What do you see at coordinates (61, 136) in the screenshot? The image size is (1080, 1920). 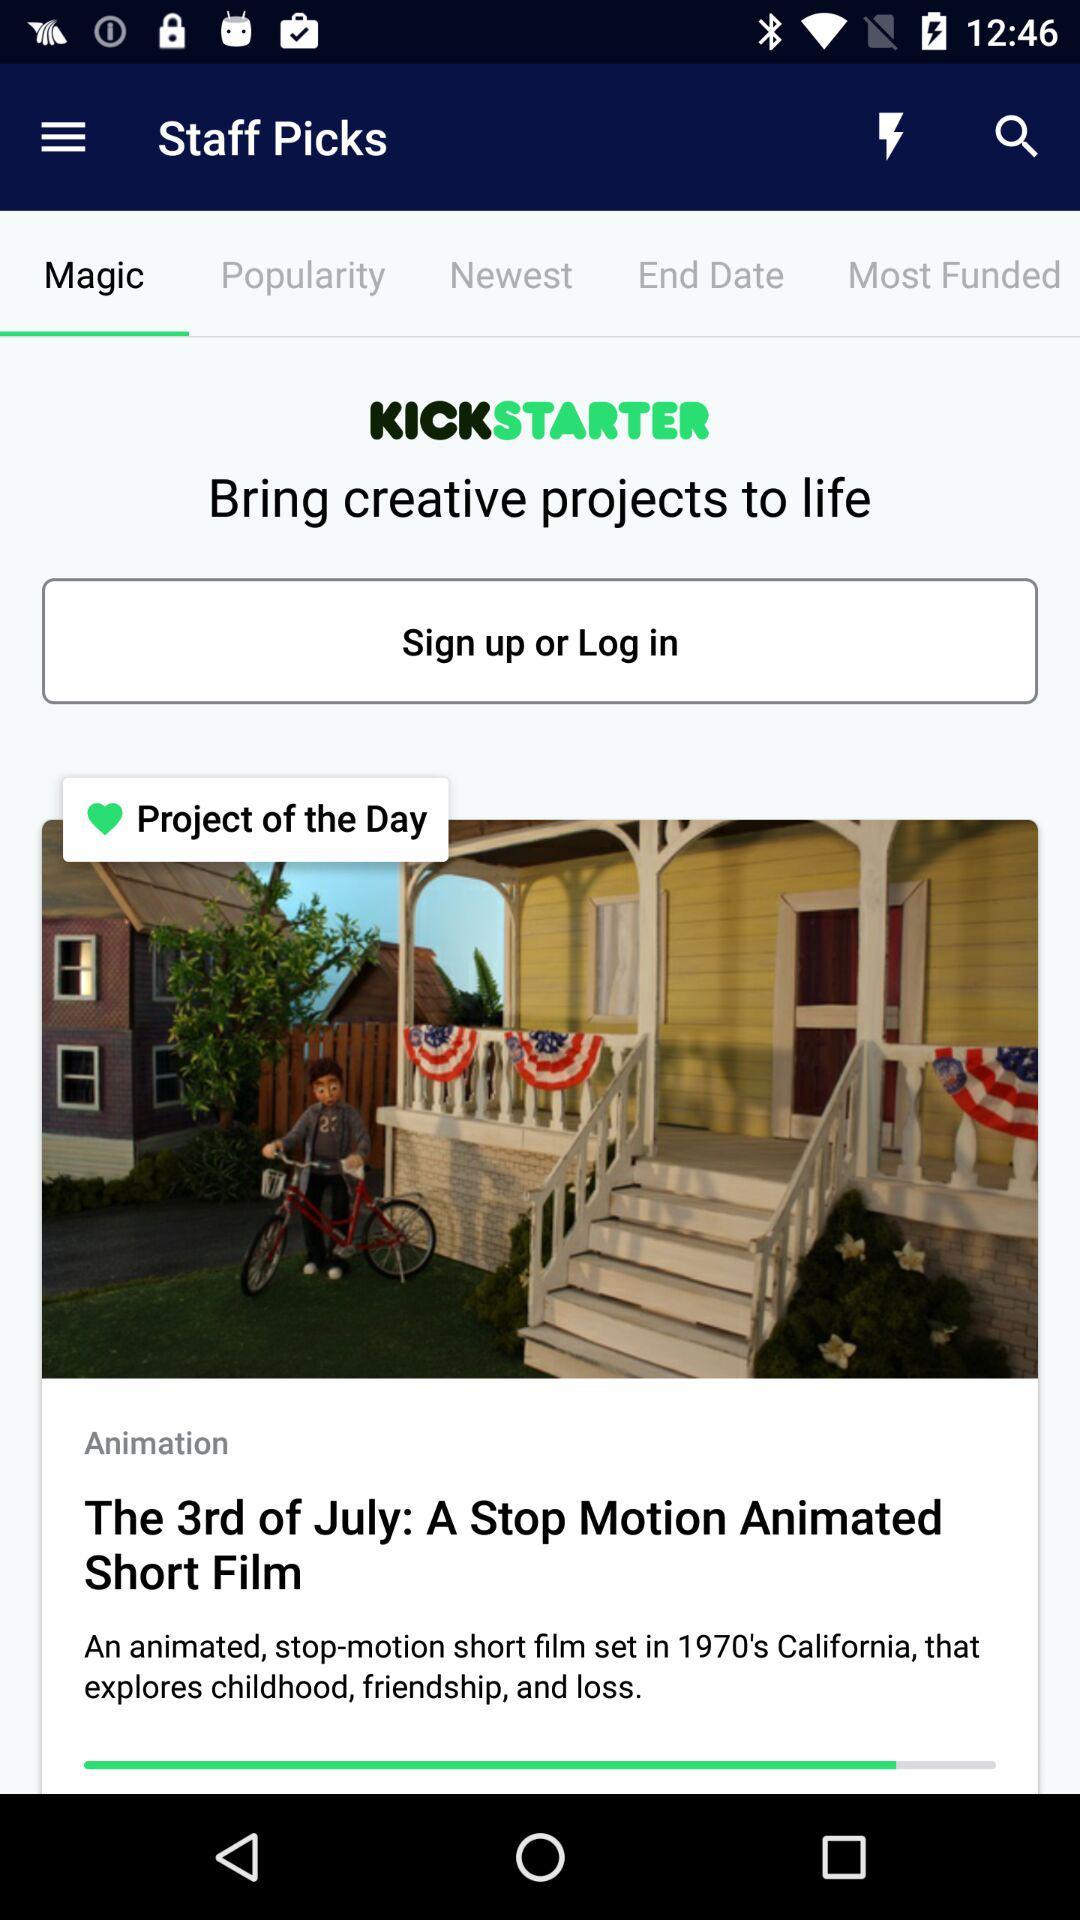 I see `item next to staff picks item` at bounding box center [61, 136].